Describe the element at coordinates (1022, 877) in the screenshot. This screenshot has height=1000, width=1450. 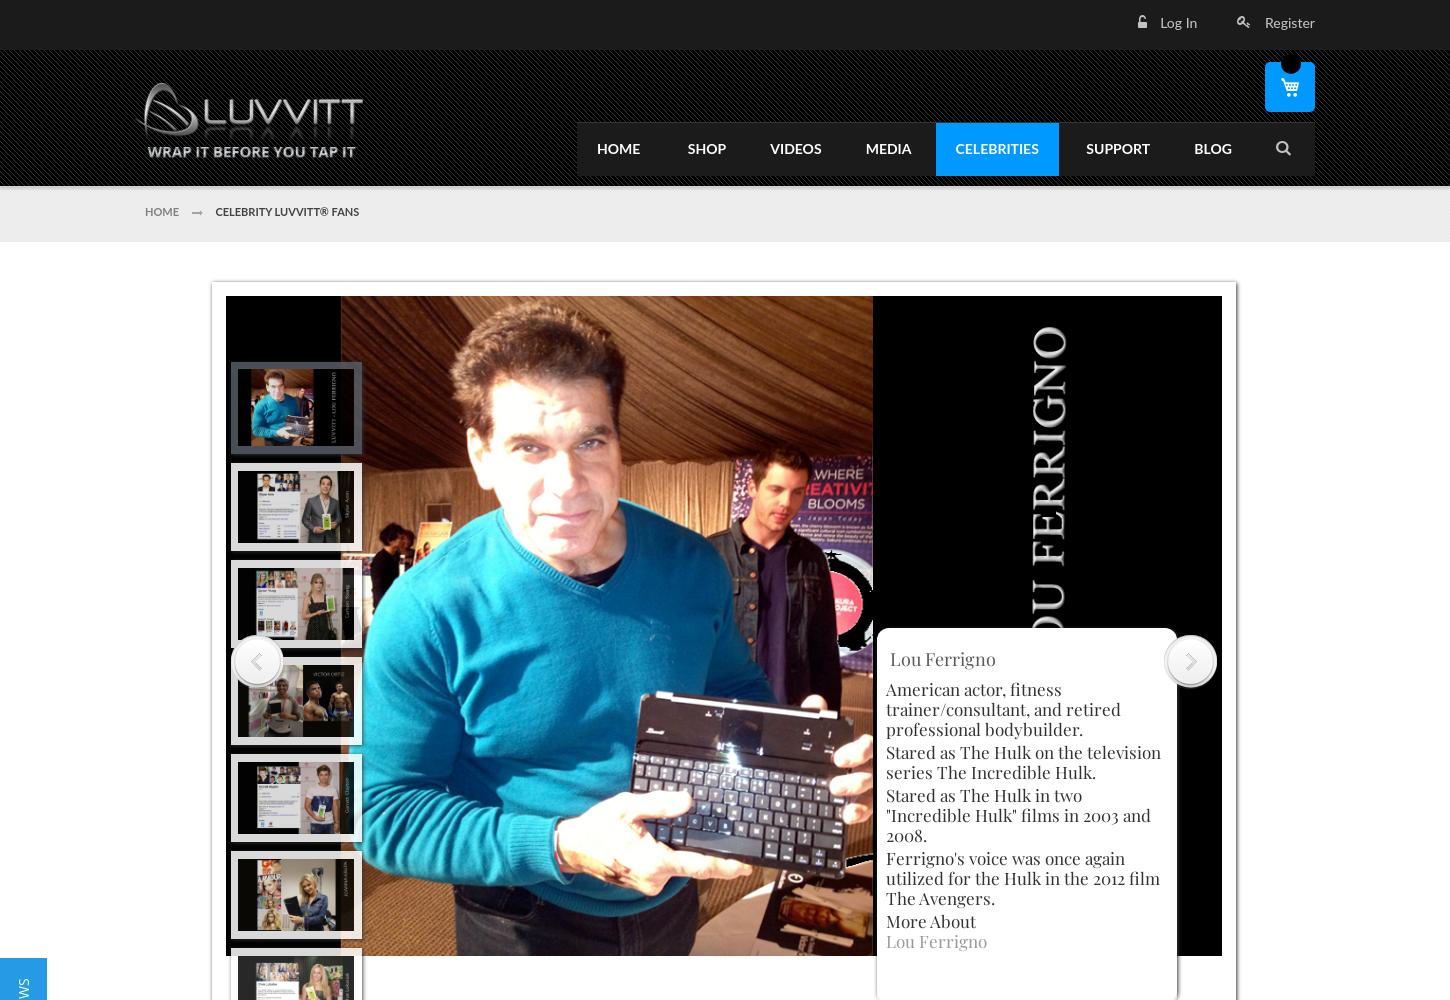
I see `'Ferrigno's voice was once again utilized for the Hulk in the 2012 film The Avengers.'` at that location.